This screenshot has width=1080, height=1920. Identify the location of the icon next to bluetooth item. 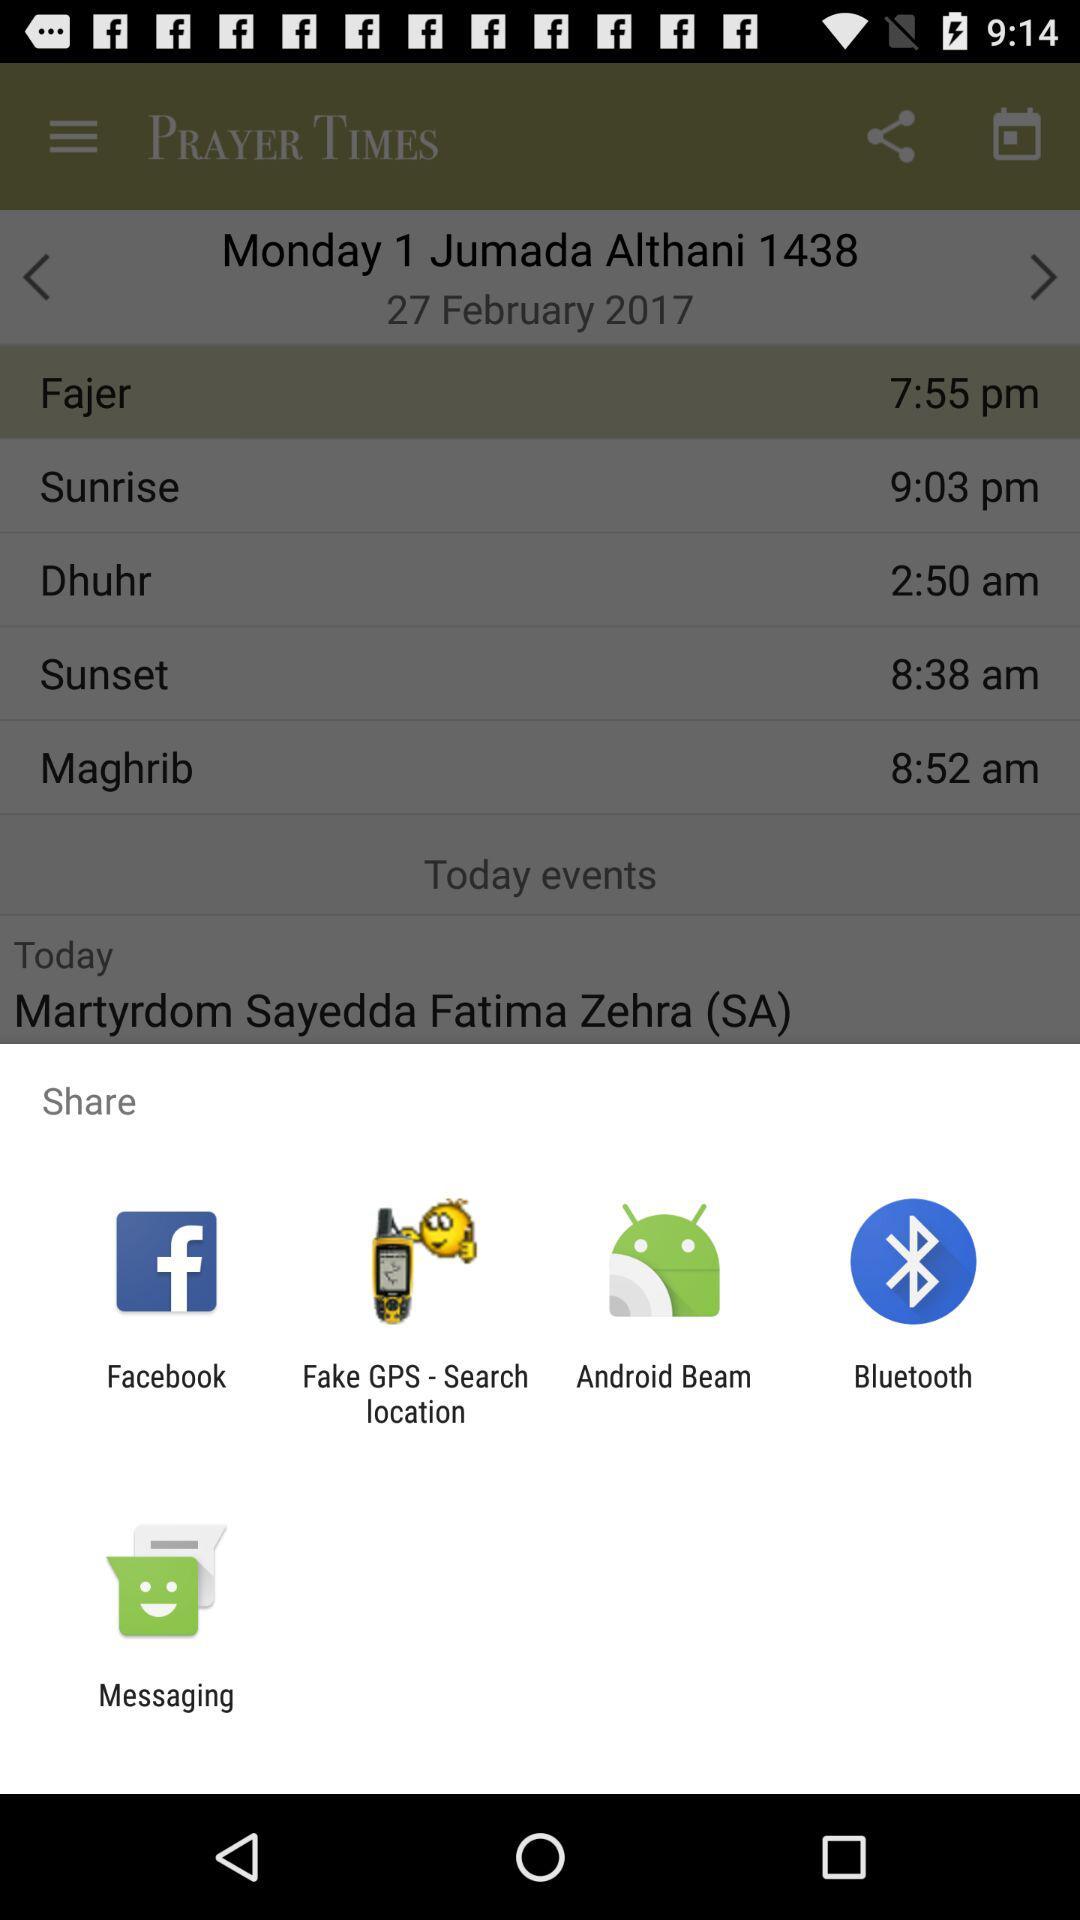
(664, 1392).